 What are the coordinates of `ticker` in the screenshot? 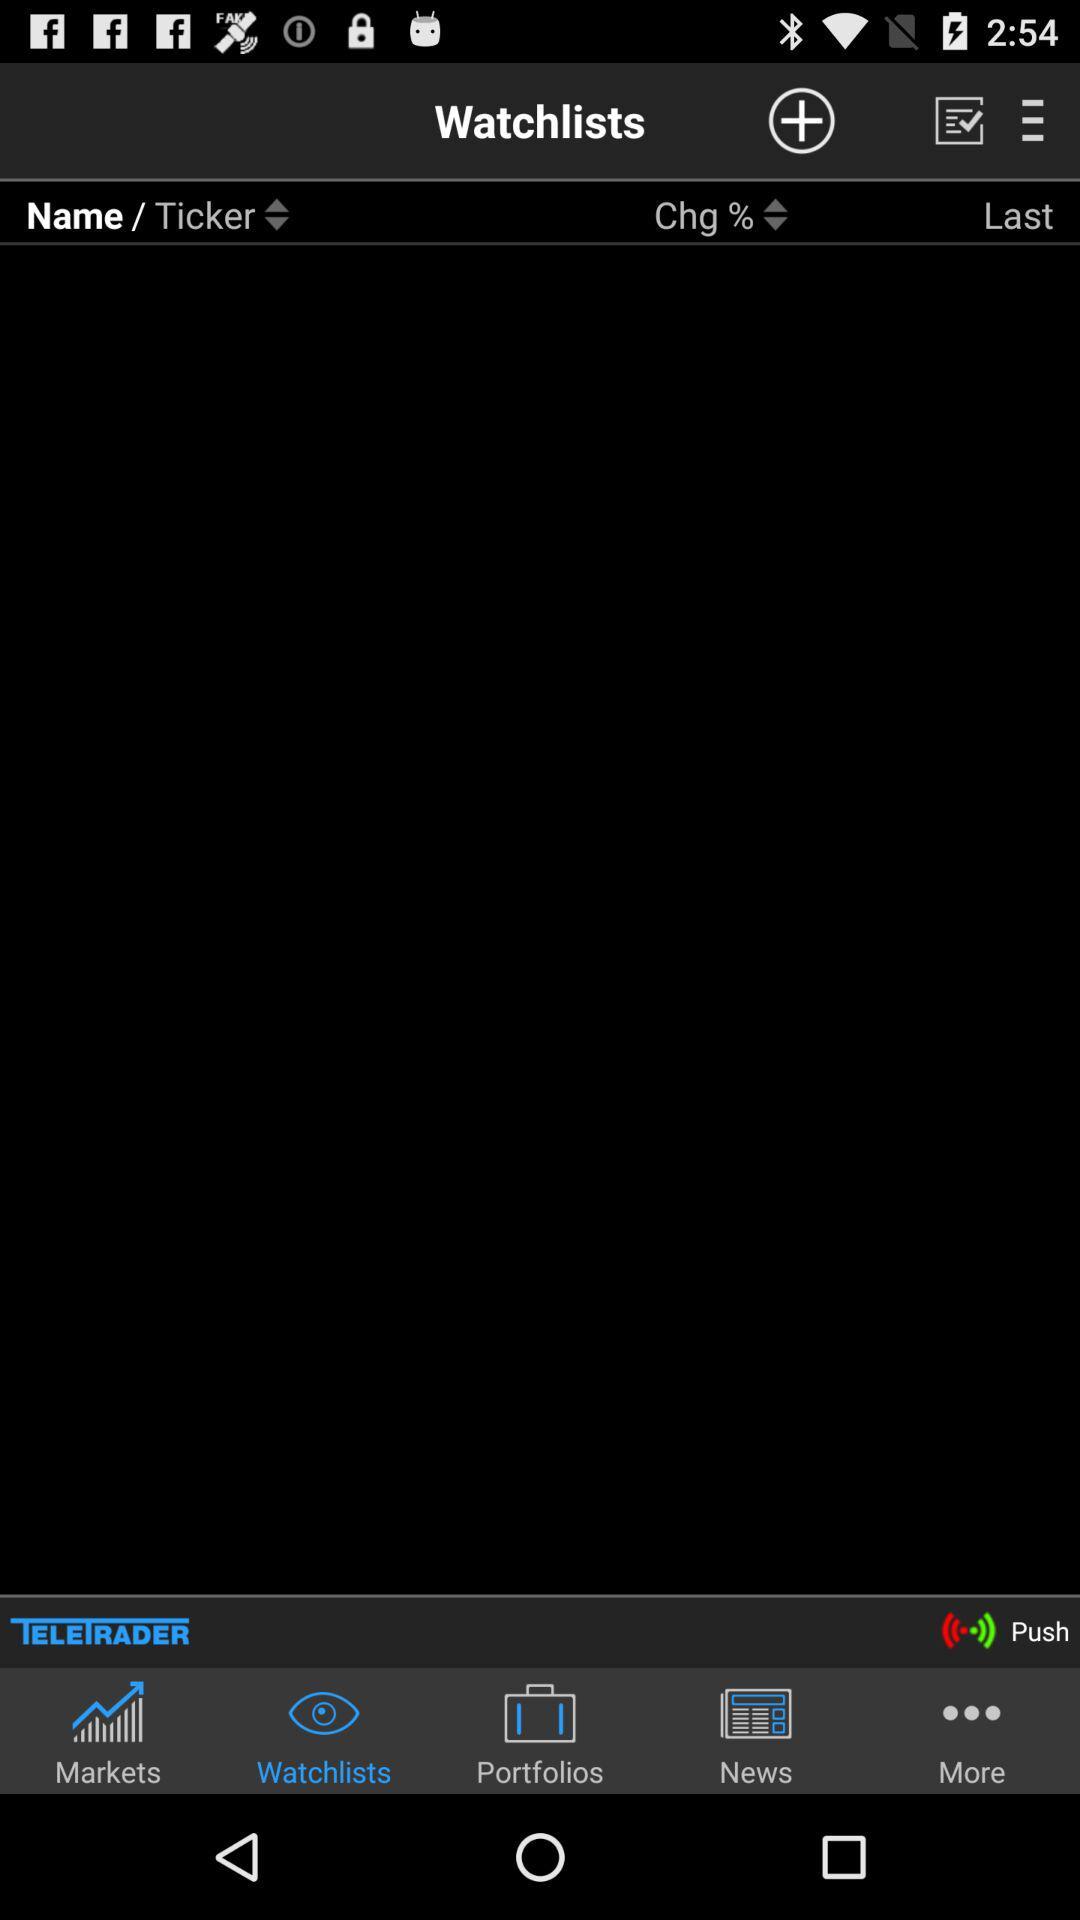 It's located at (205, 214).